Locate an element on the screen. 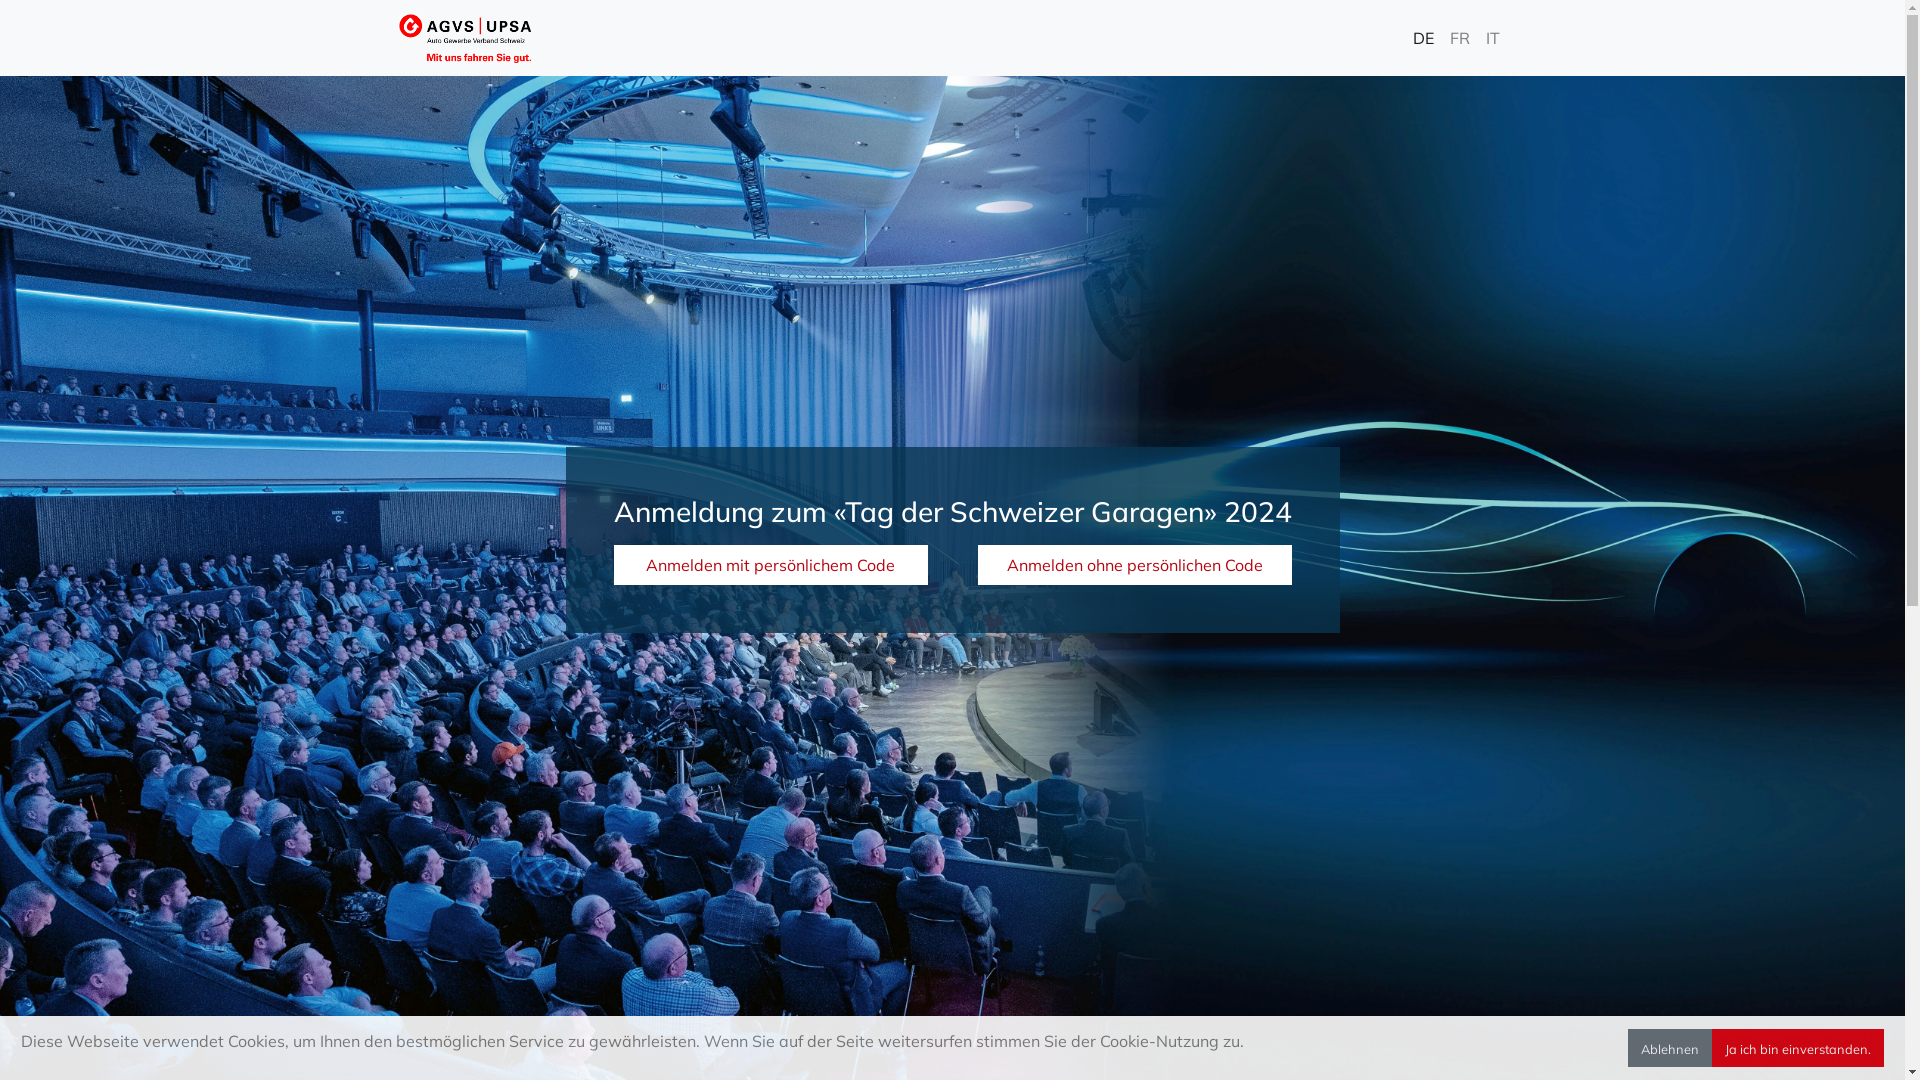  'Ja ich bin einverstanden.' is located at coordinates (1798, 1047).